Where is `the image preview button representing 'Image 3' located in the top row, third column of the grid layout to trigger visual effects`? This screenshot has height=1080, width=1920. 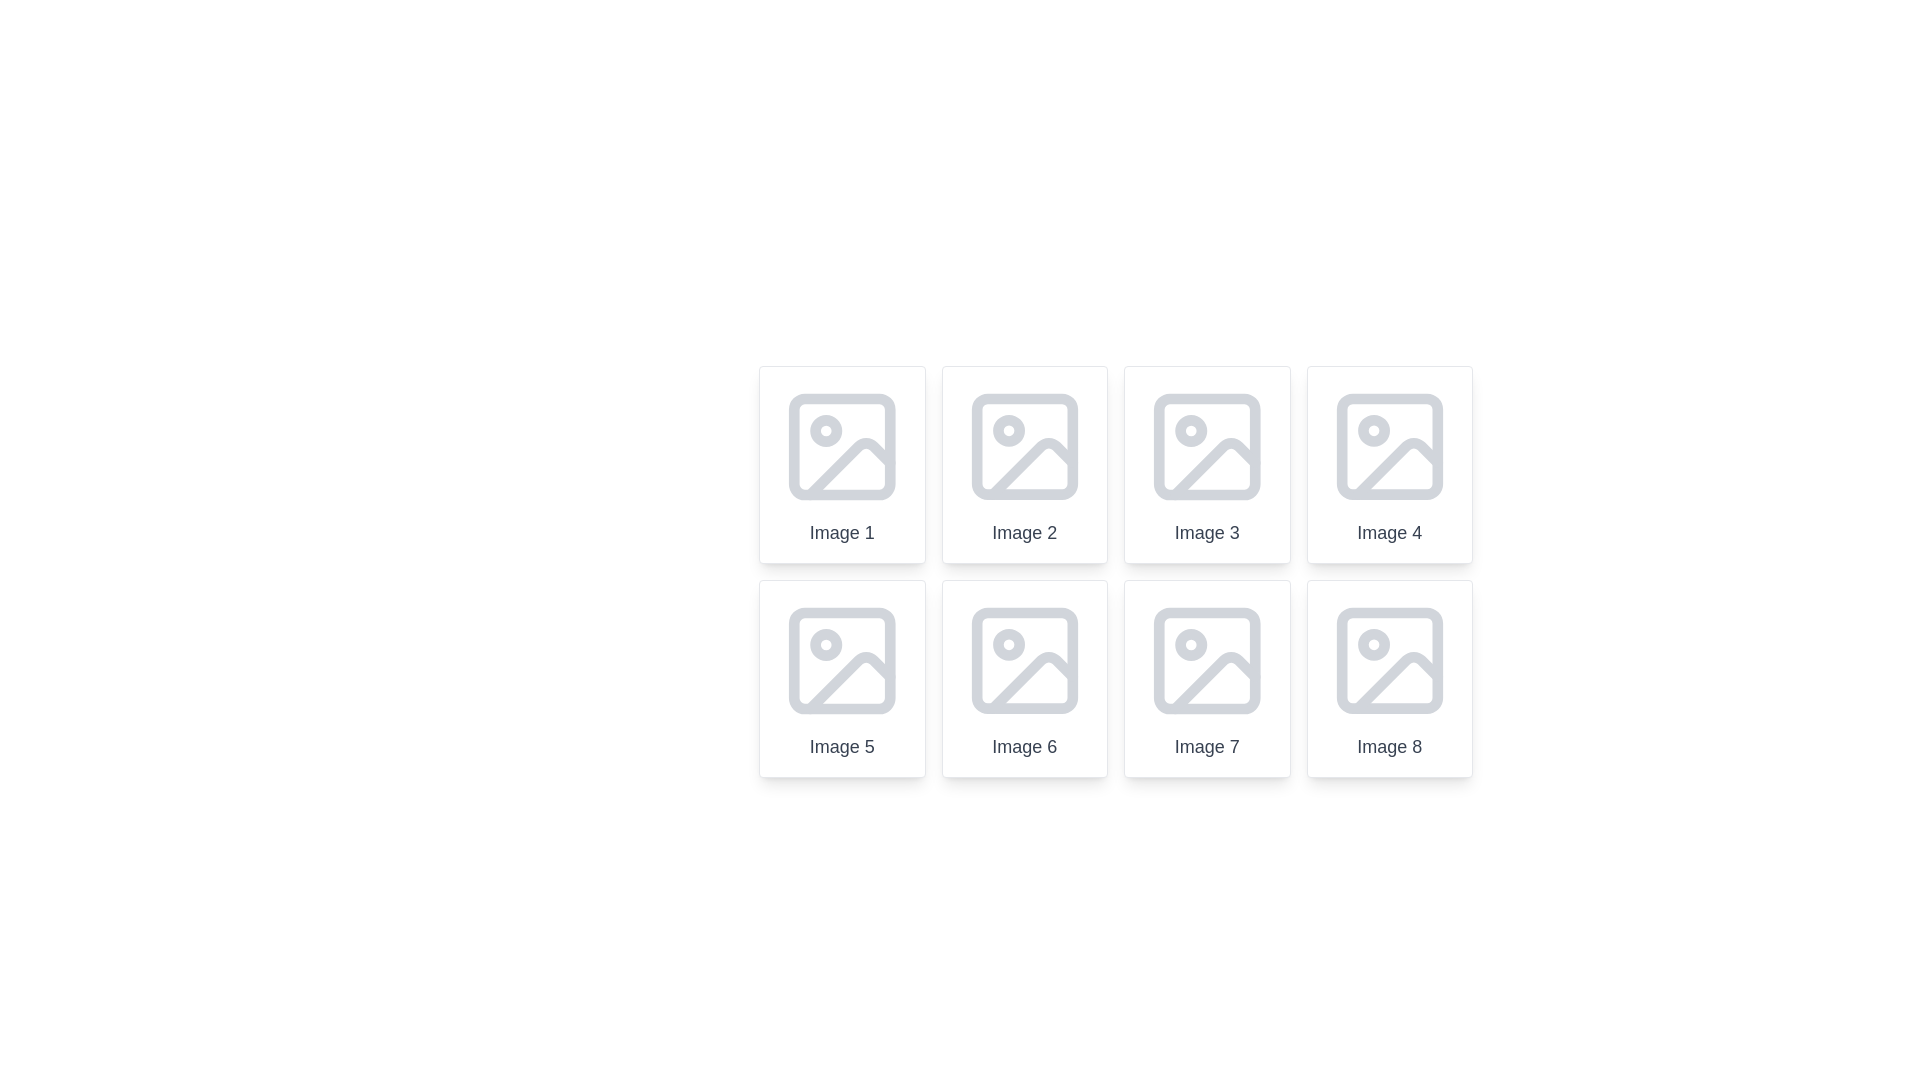 the image preview button representing 'Image 3' located in the top row, third column of the grid layout to trigger visual effects is located at coordinates (1206, 465).